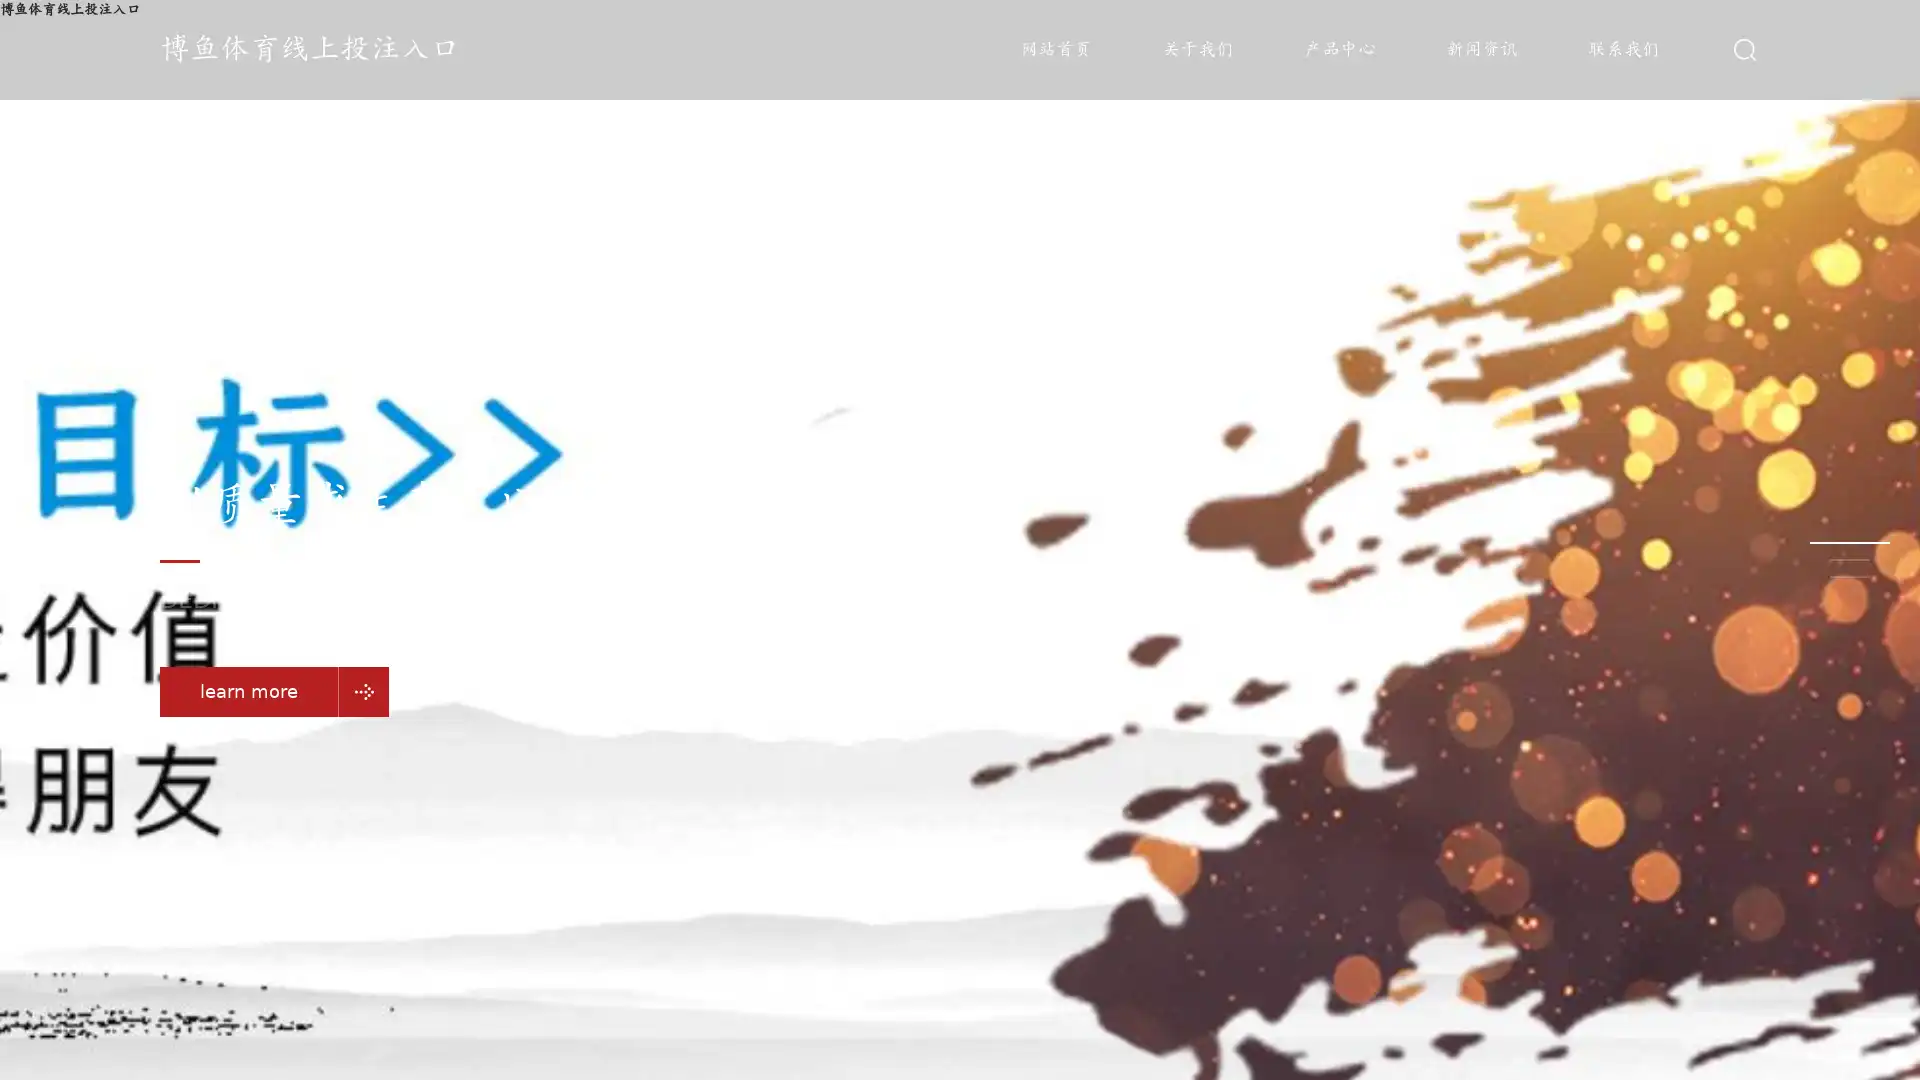  I want to click on Go to slide 2, so click(1848, 559).